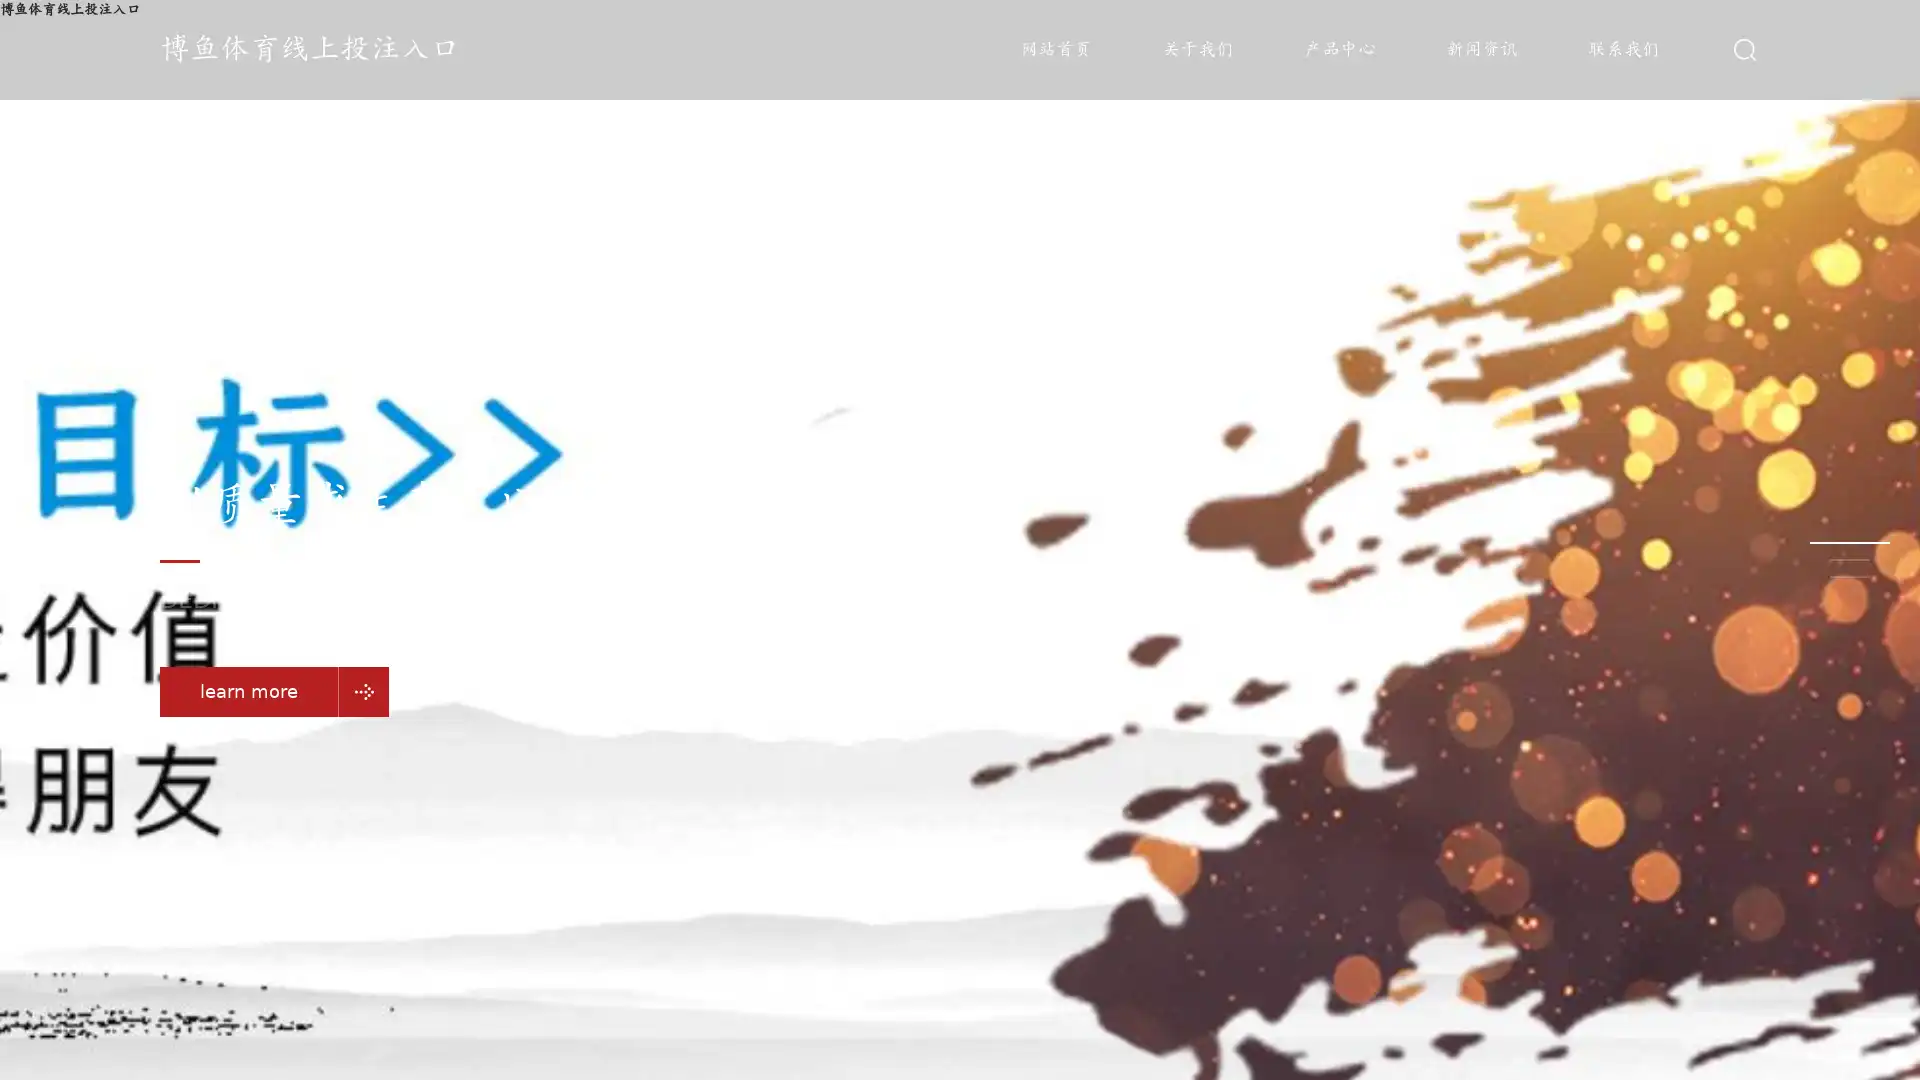  I want to click on Go to slide 2, so click(1848, 559).